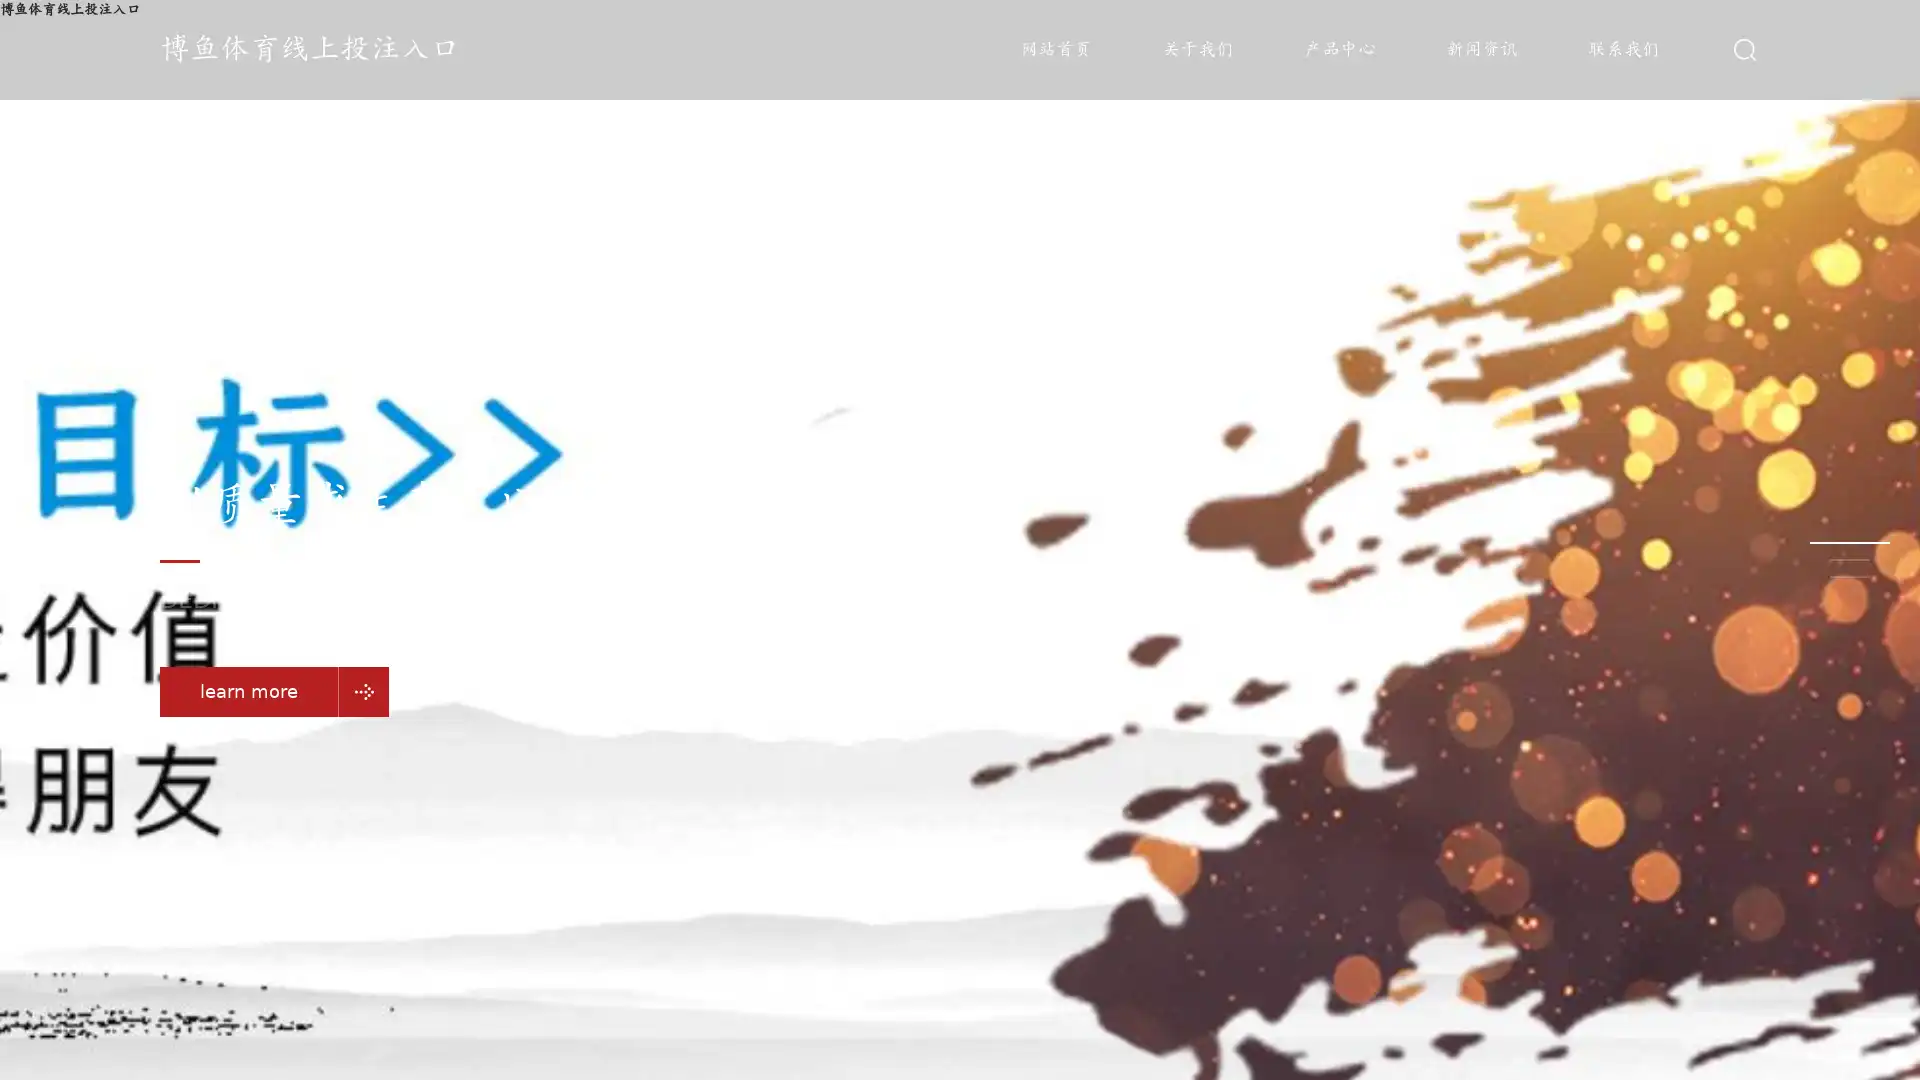  I want to click on Go to slide 2, so click(1848, 559).